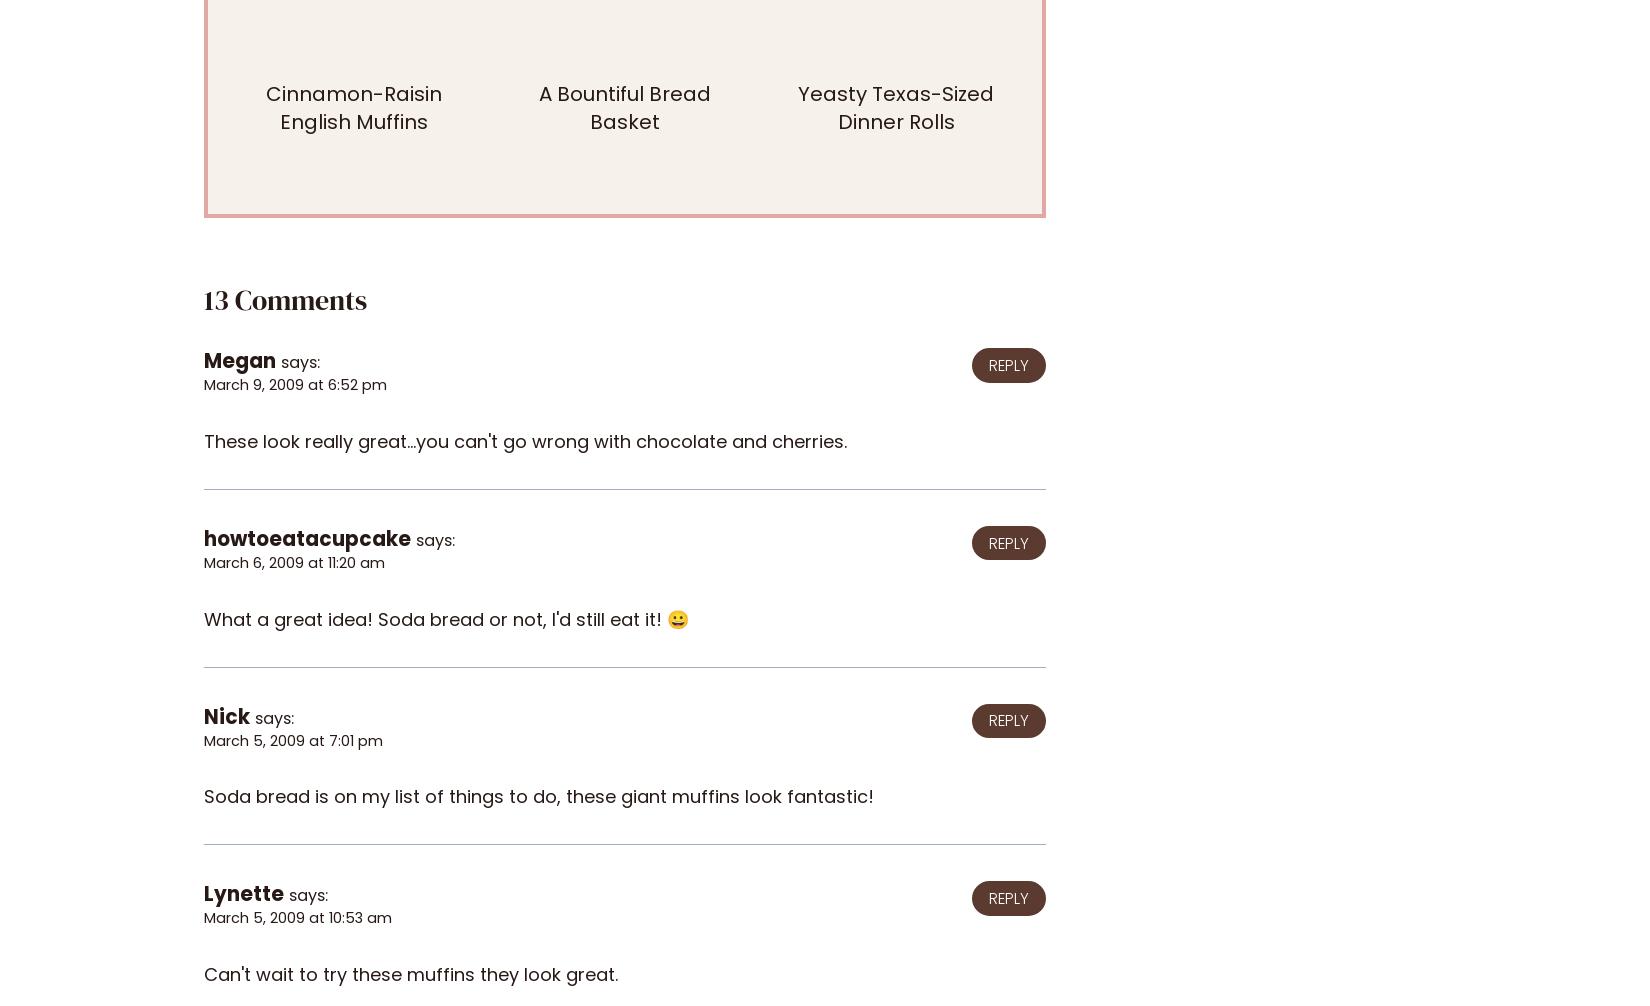 The height and width of the screenshot is (1006, 1650). Describe the element at coordinates (624, 108) in the screenshot. I see `'A Bountiful Bread Basket'` at that location.